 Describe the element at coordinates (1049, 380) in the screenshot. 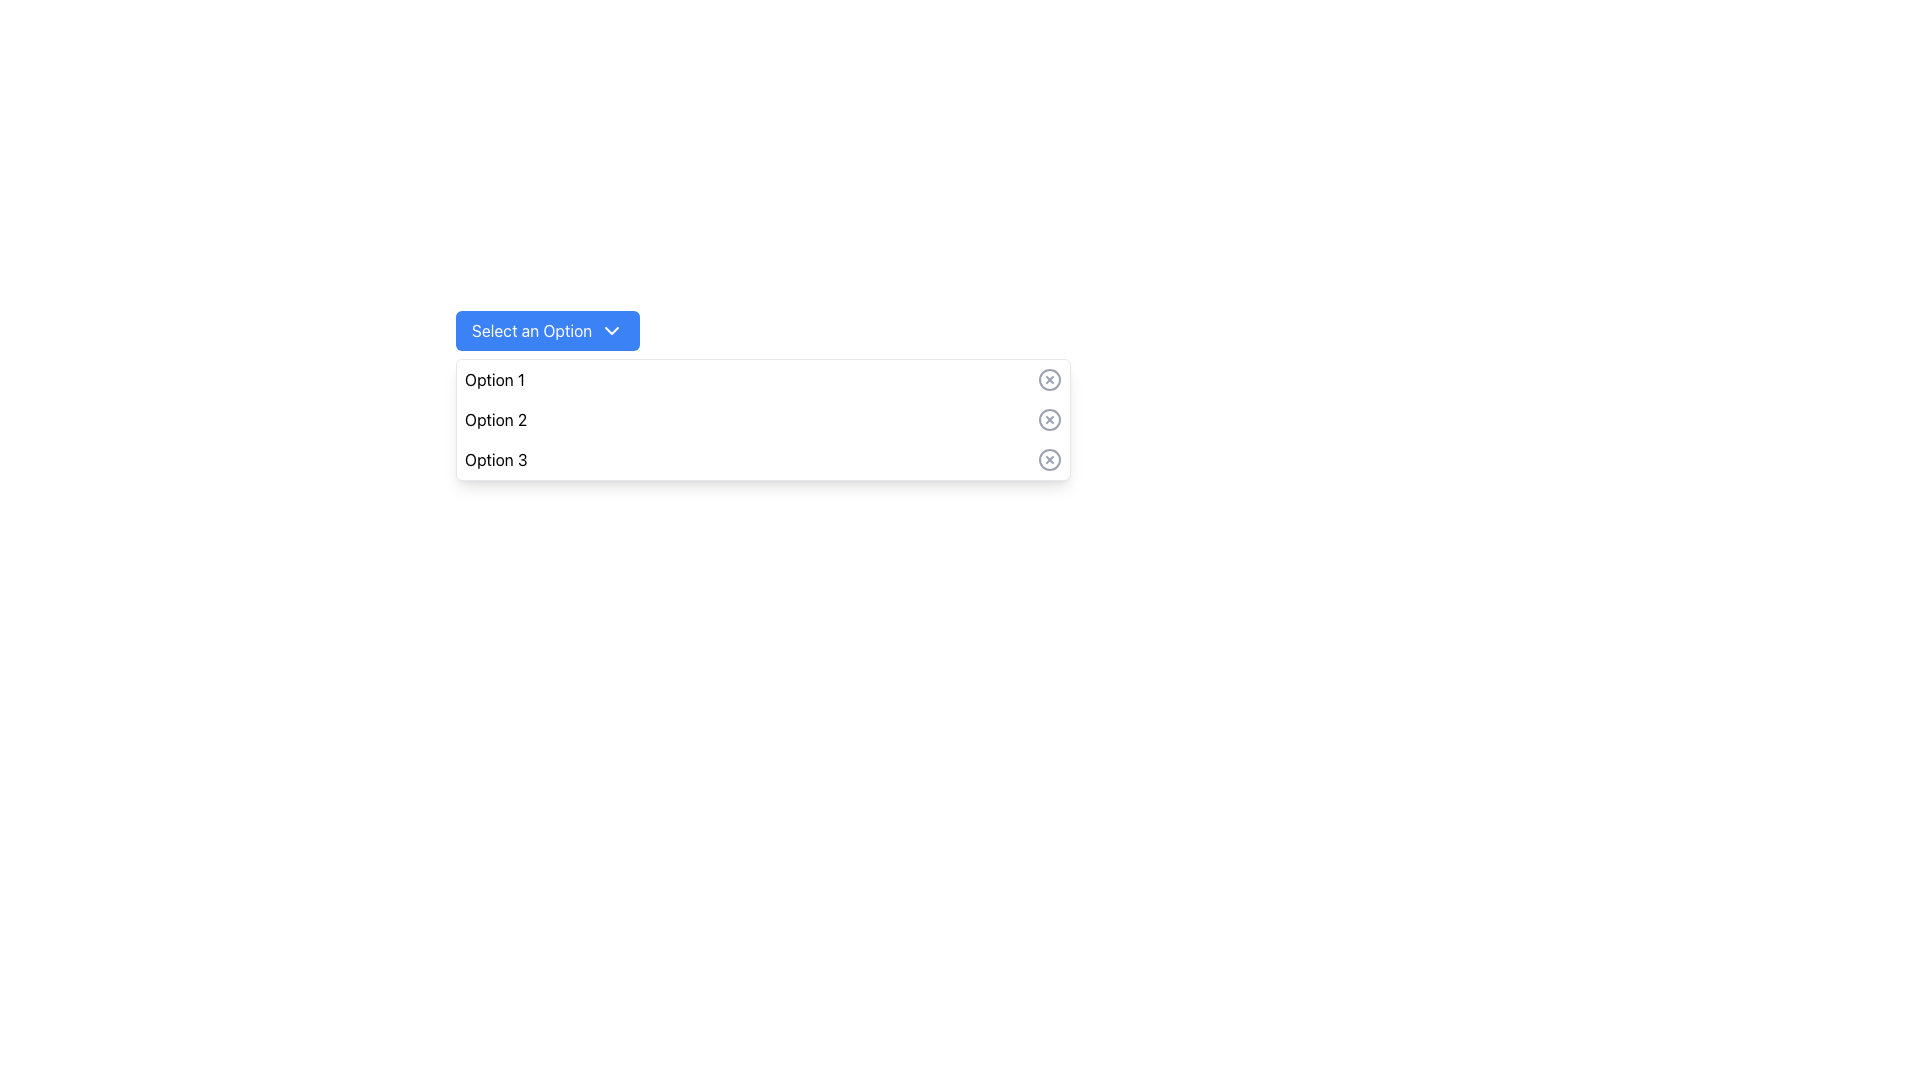

I see `the circular SVG graphical element that serves as the background of a cross icon, located in the dropdown menu near the top-right corner of the list options` at that location.